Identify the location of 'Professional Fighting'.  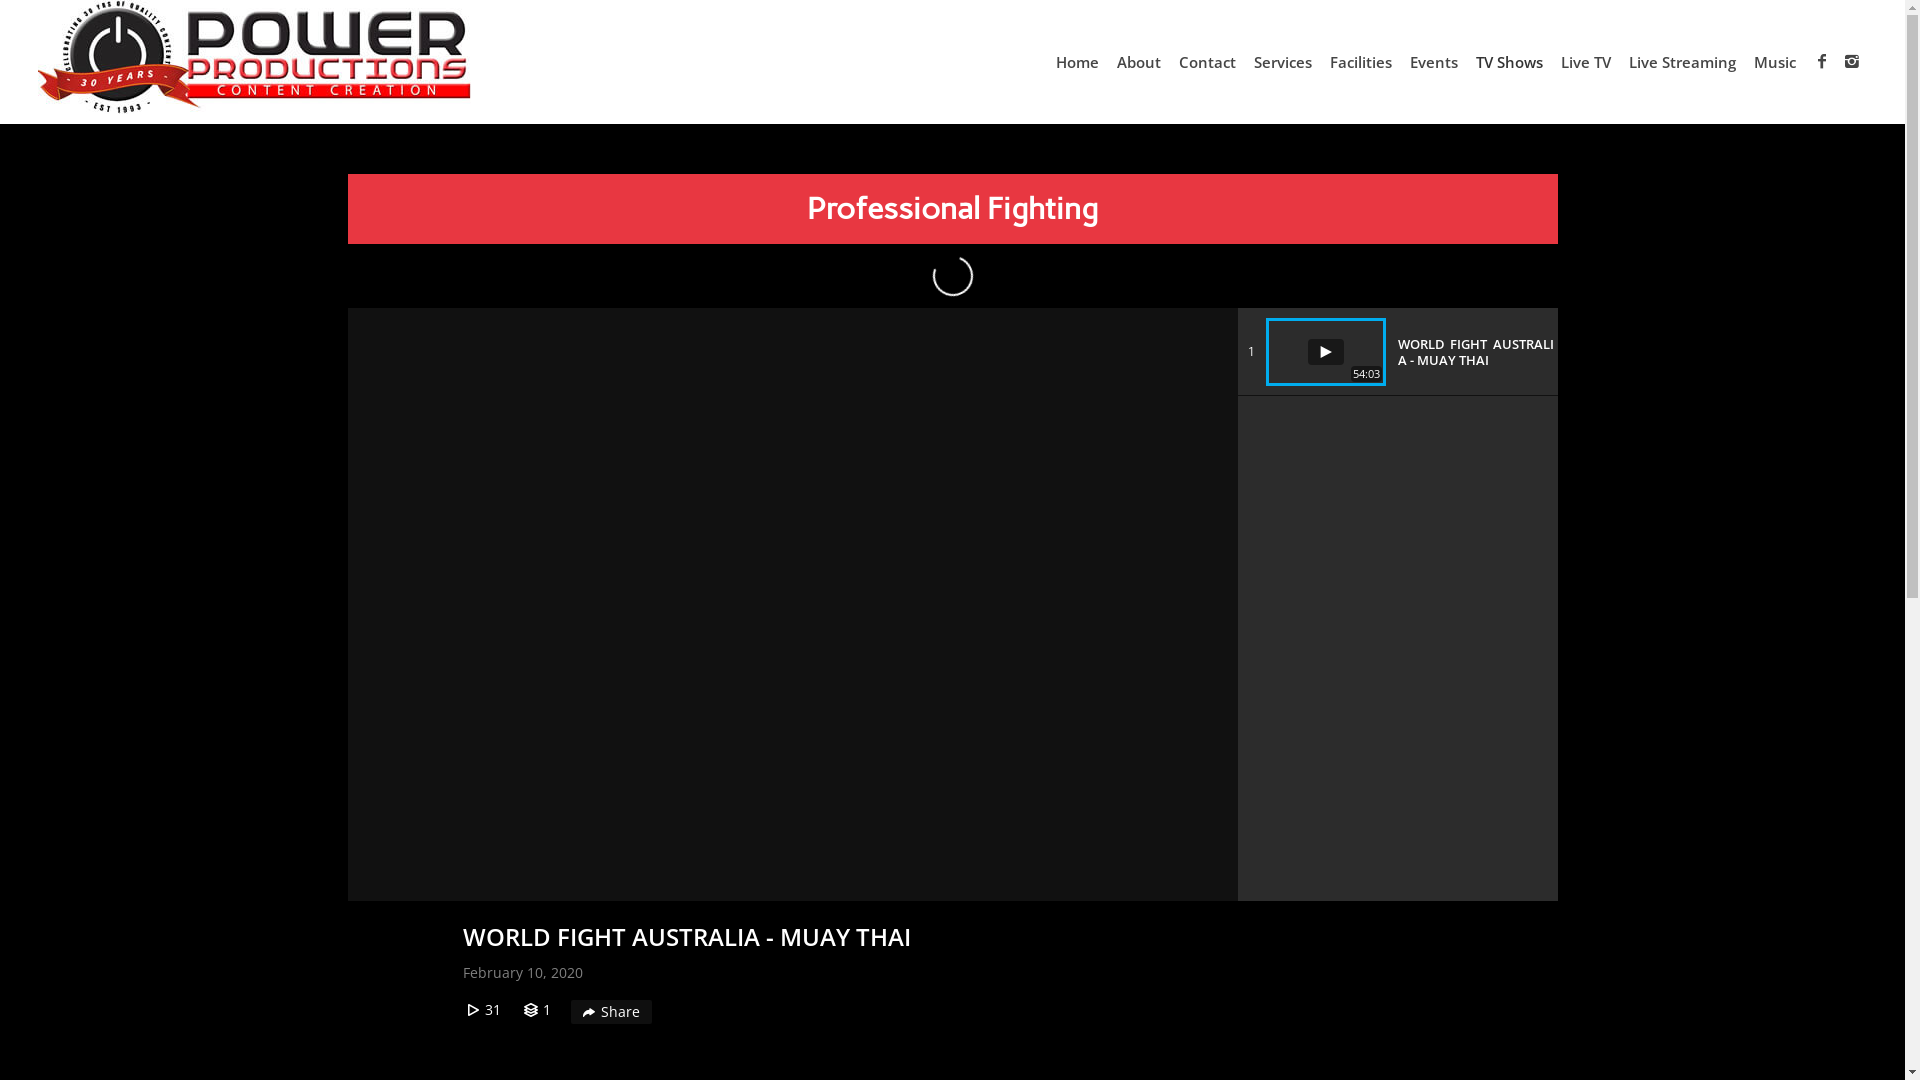
(951, 208).